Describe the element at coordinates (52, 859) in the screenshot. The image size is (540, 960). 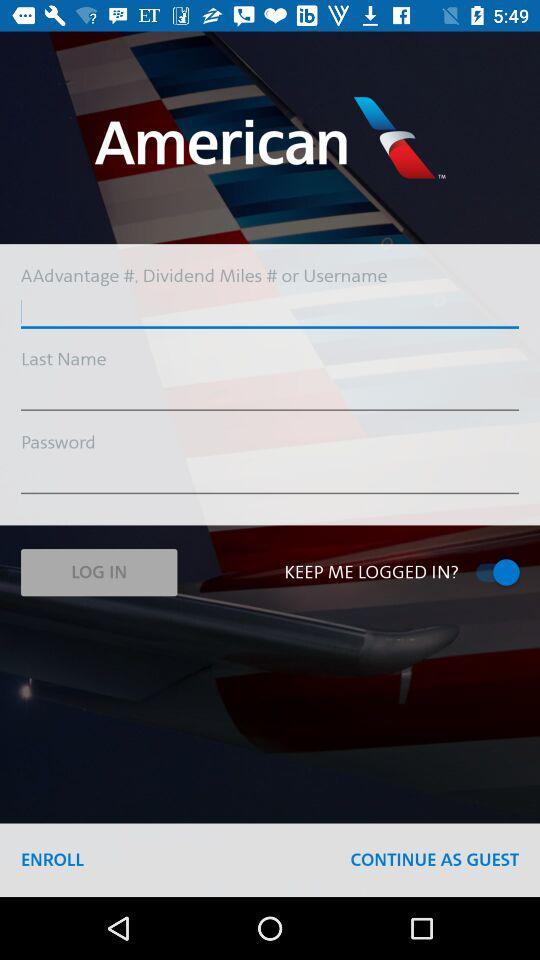
I see `the item next to continue as guest icon` at that location.